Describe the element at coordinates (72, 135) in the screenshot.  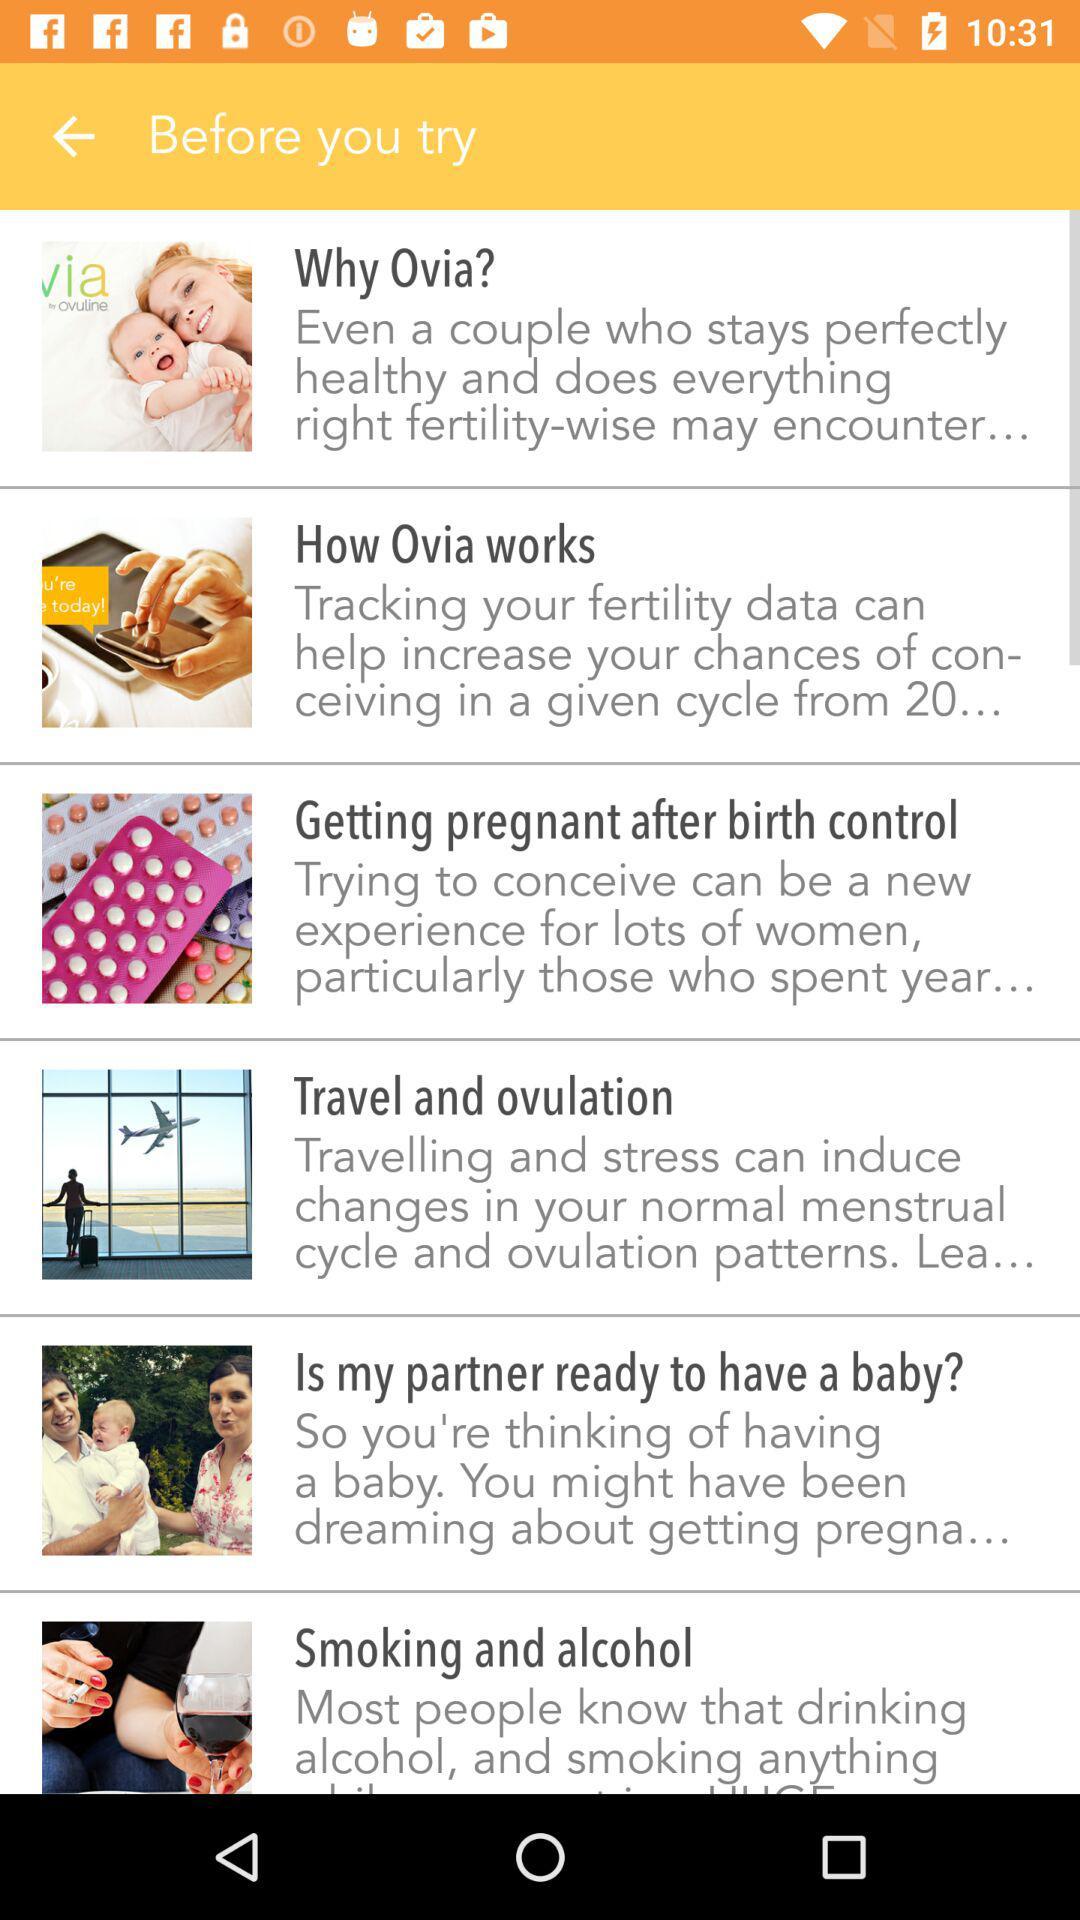
I see `item to the left of before you try icon` at that location.